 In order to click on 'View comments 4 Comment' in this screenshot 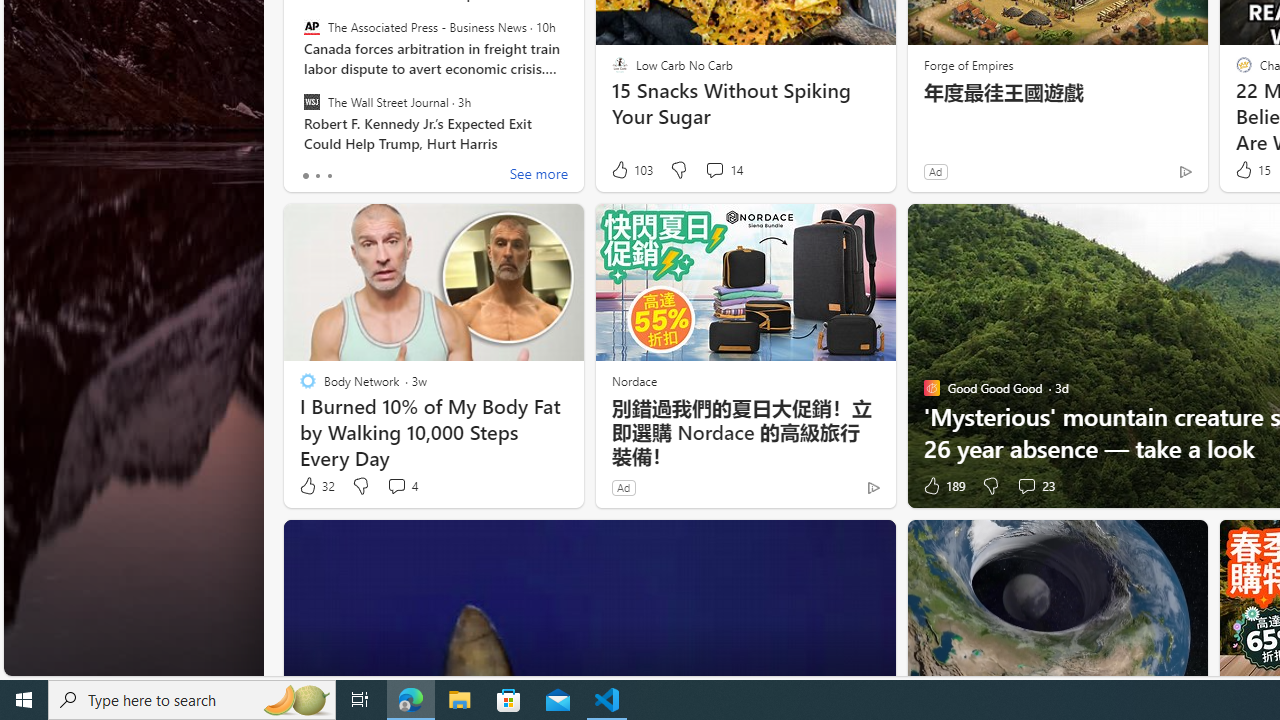, I will do `click(400, 486)`.